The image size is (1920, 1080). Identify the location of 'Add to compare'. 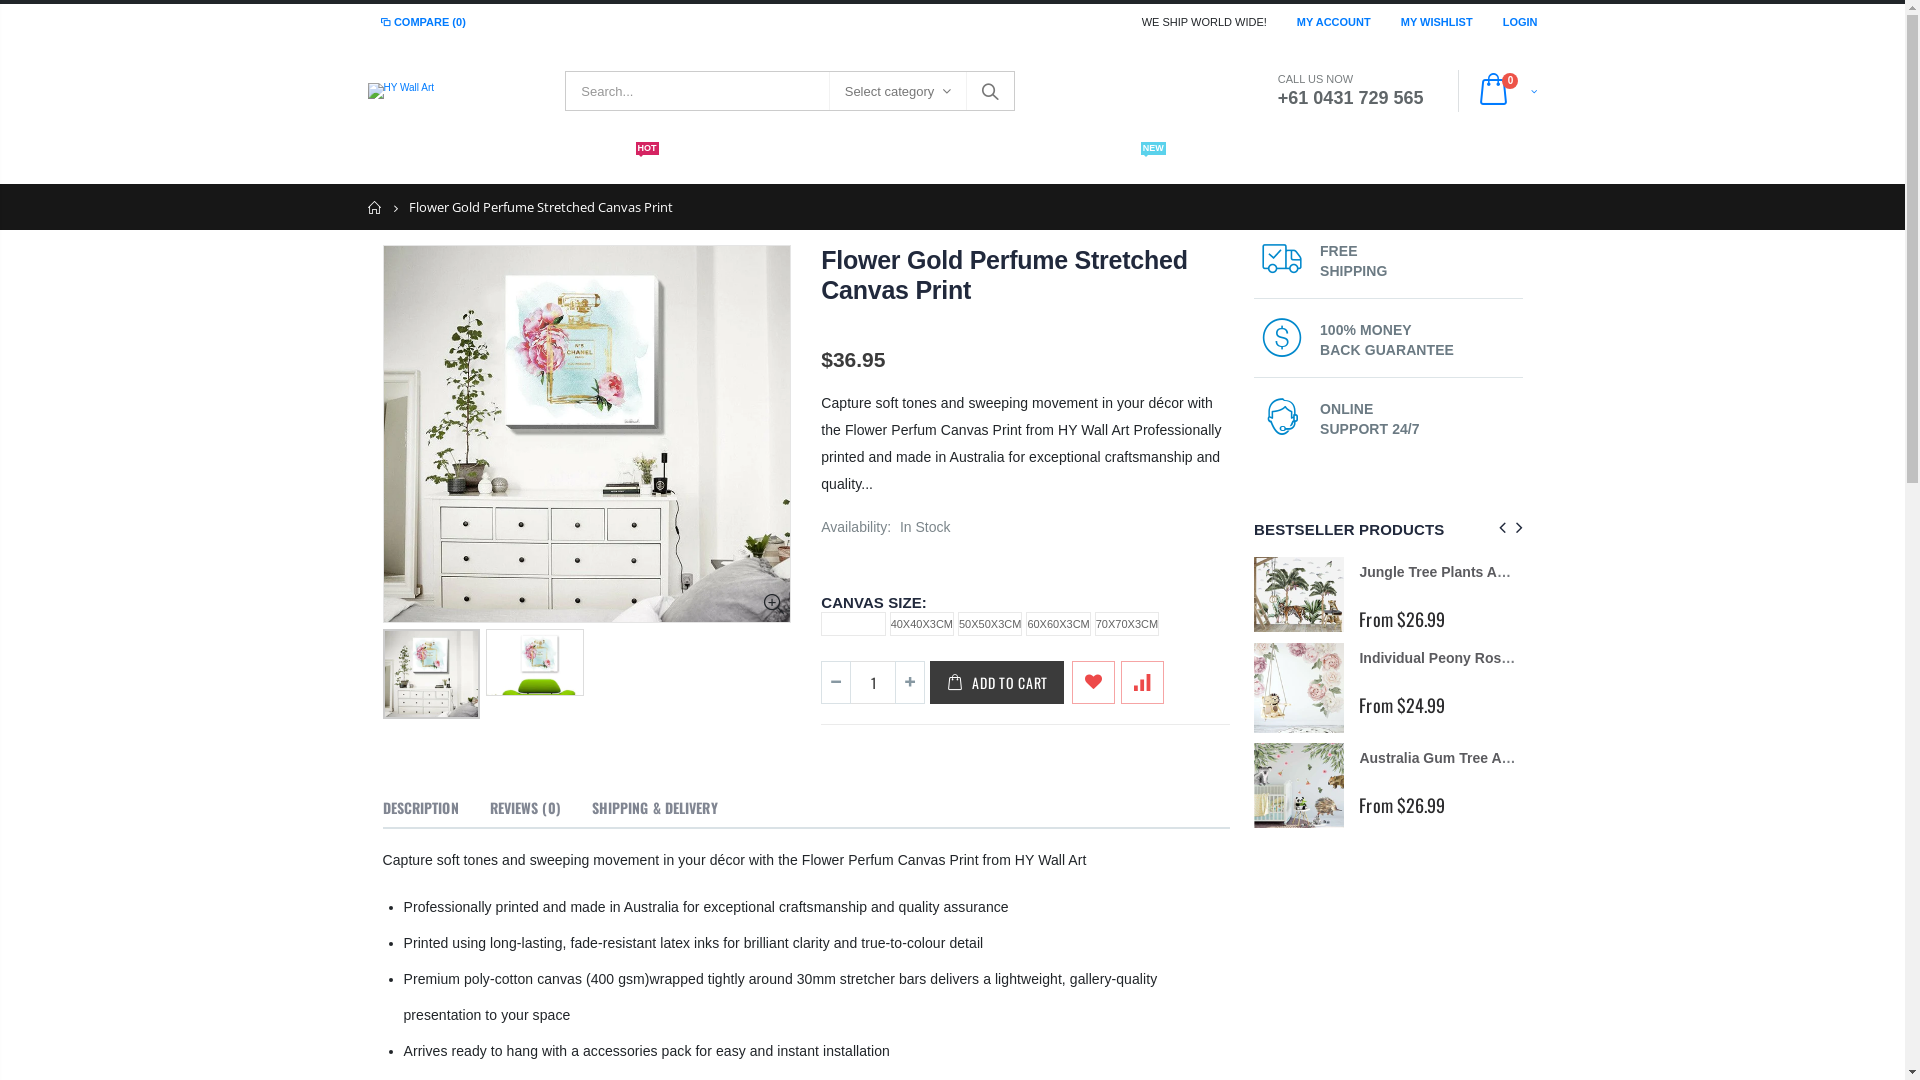
(1121, 681).